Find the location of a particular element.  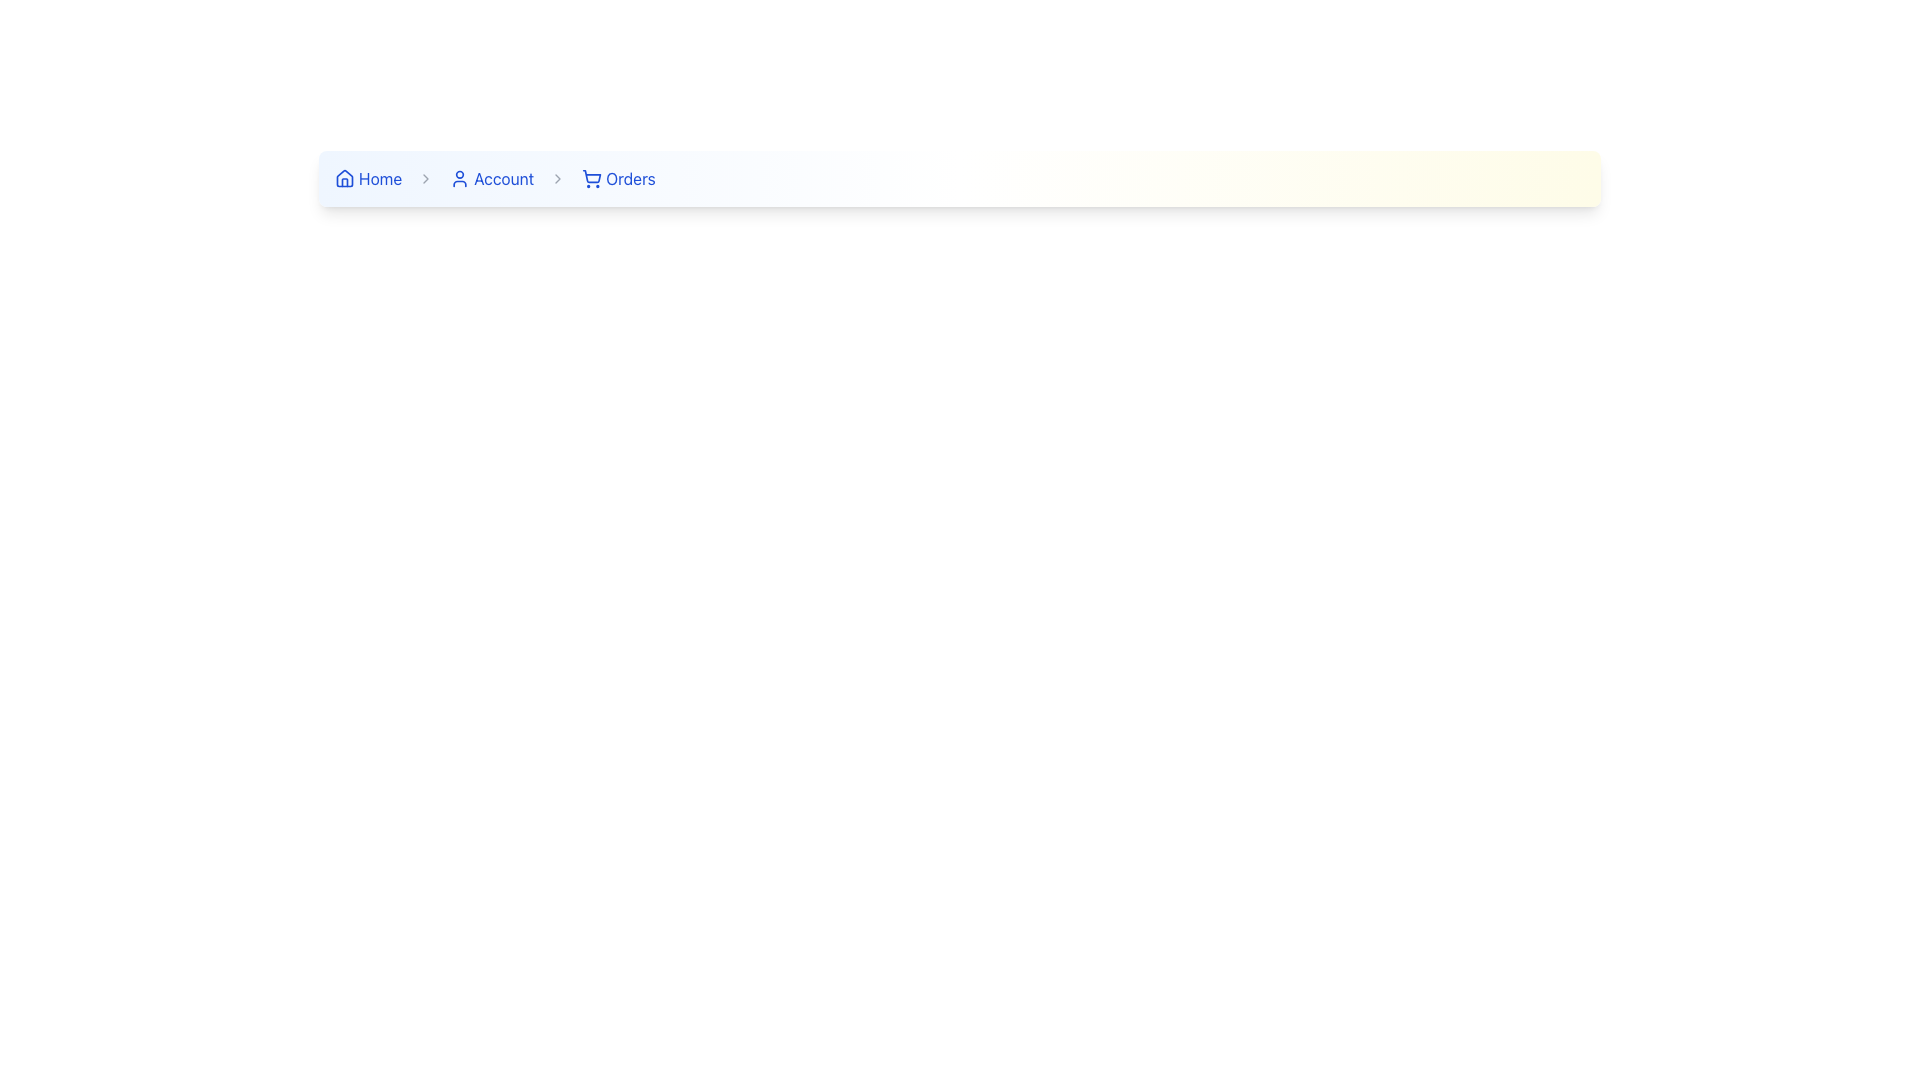

the 'Account' hyperlink in the breadcrumb navigation bar is located at coordinates (492, 177).